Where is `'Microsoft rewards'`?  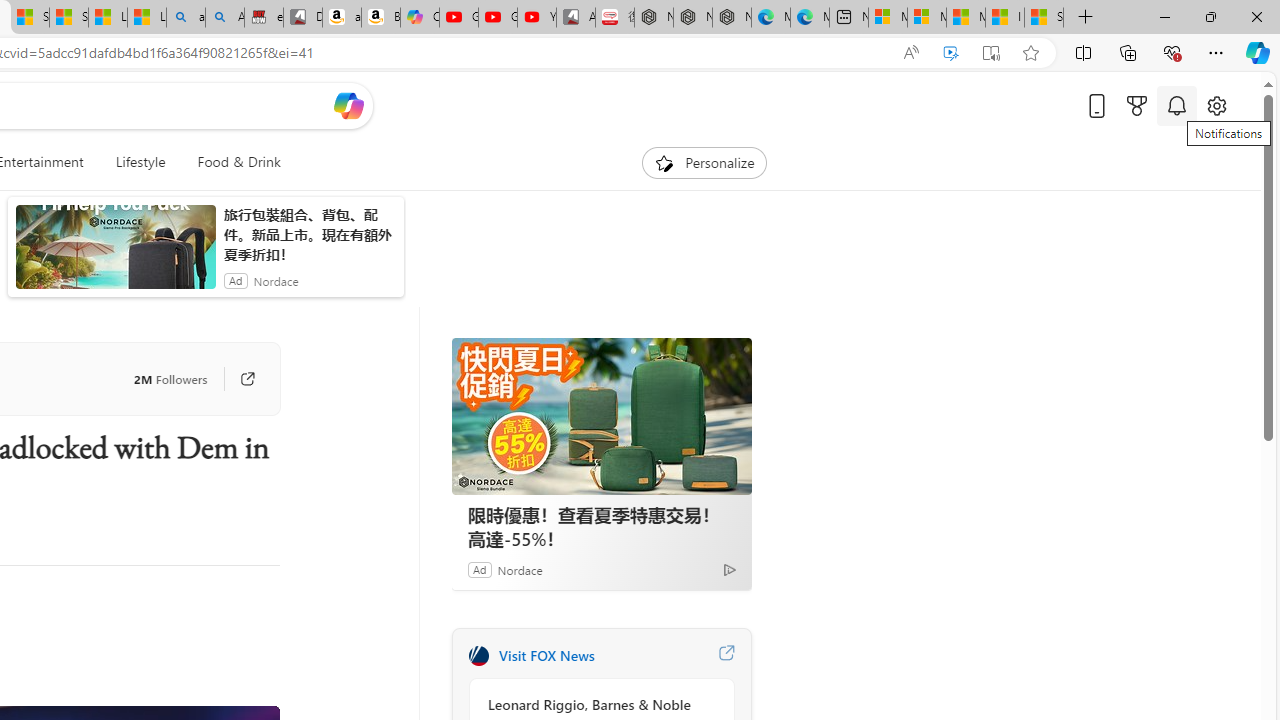 'Microsoft rewards' is located at coordinates (1137, 105).